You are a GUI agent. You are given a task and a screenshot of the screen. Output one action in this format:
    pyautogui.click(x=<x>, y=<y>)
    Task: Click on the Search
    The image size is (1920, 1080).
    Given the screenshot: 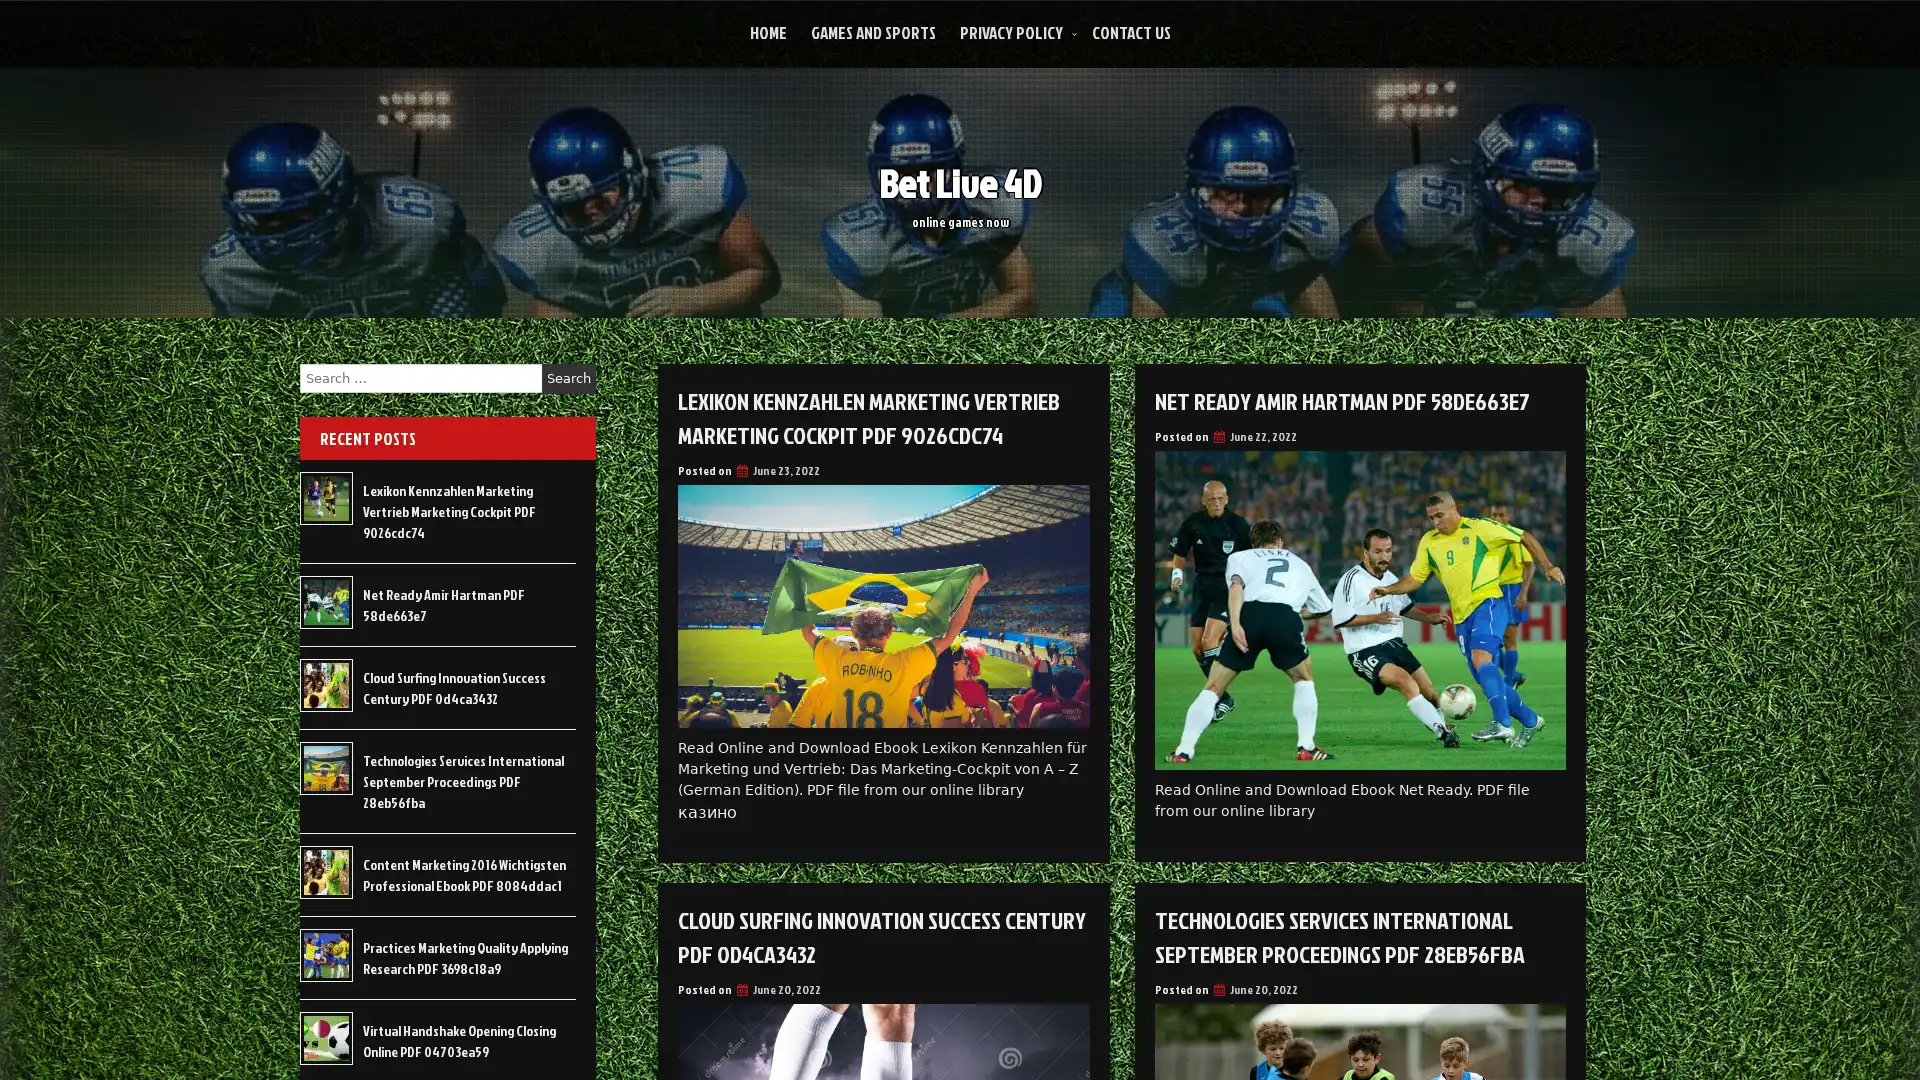 What is the action you would take?
    pyautogui.click(x=568, y=378)
    